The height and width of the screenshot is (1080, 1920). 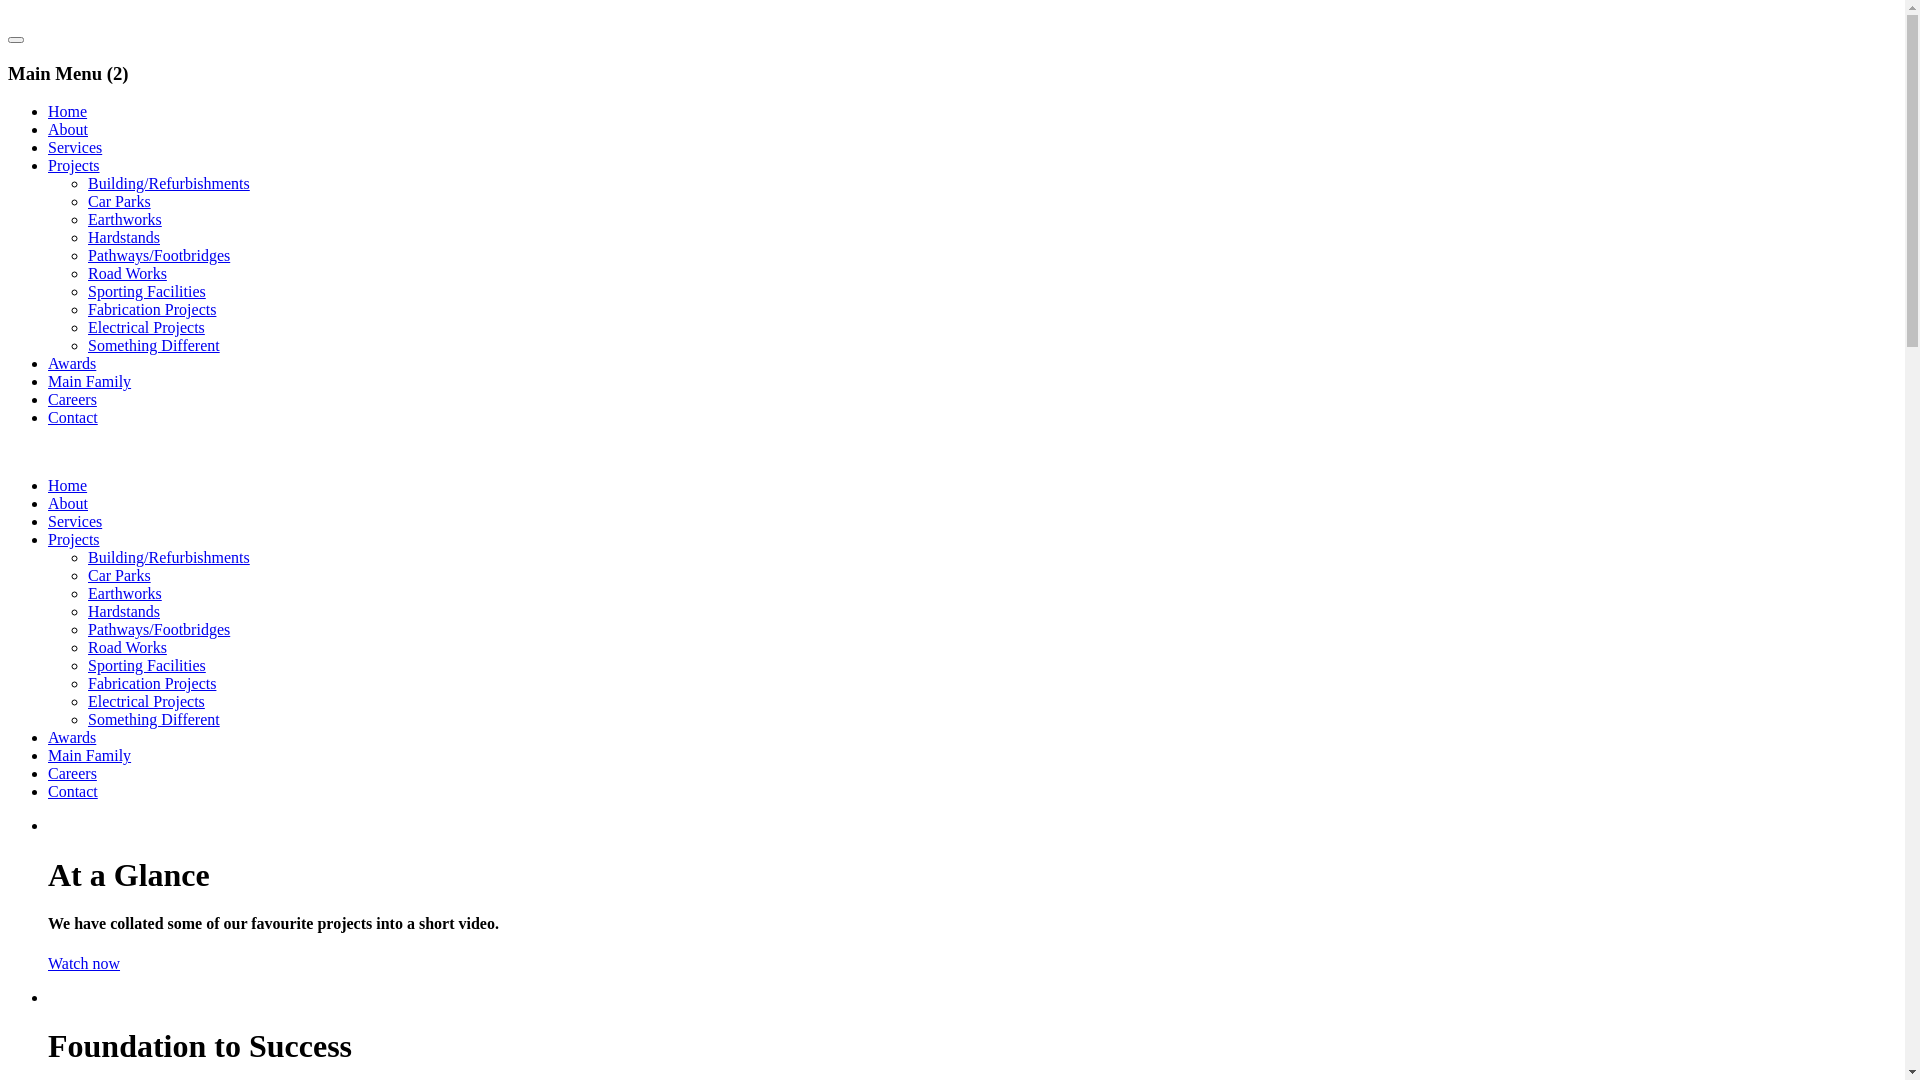 I want to click on 'Car Parks', so click(x=86, y=575).